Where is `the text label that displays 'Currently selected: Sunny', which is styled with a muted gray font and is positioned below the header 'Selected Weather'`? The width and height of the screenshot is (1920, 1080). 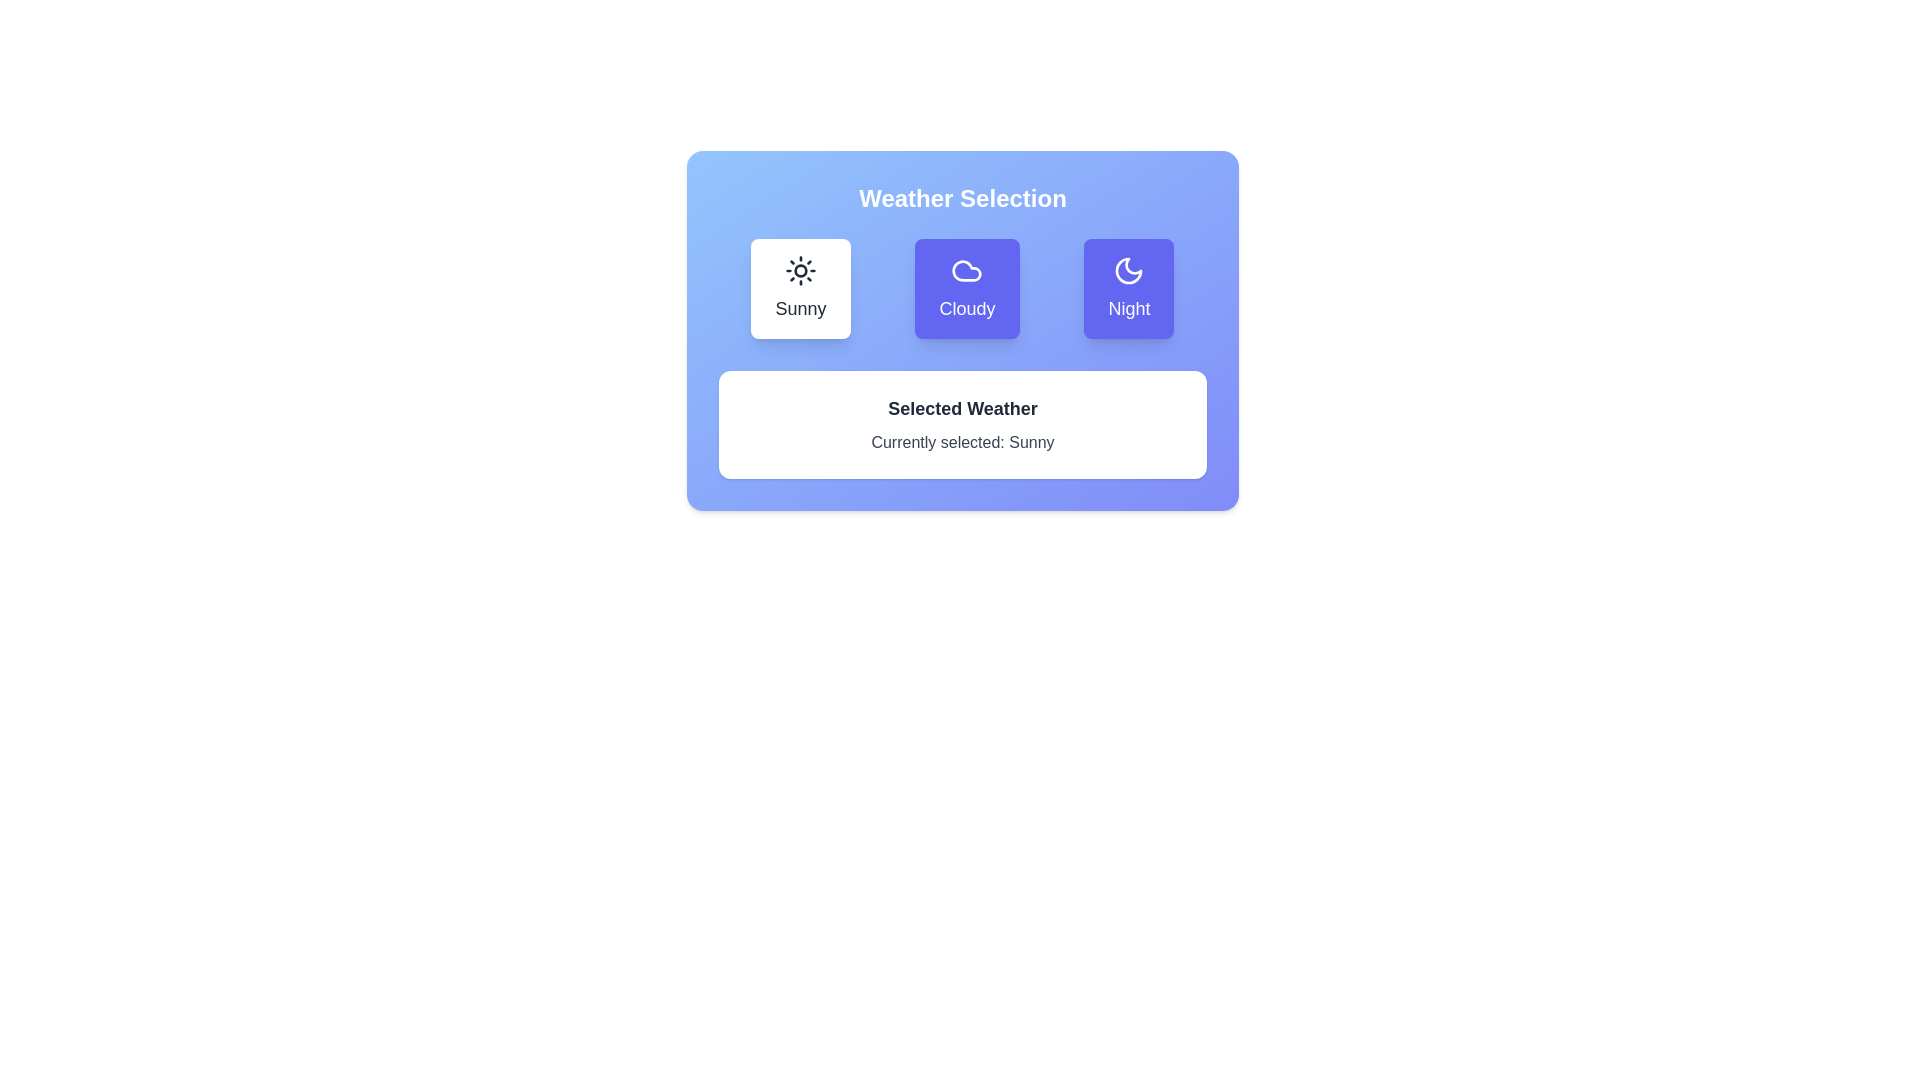
the text label that displays 'Currently selected: Sunny', which is styled with a muted gray font and is positioned below the header 'Selected Weather' is located at coordinates (963, 442).